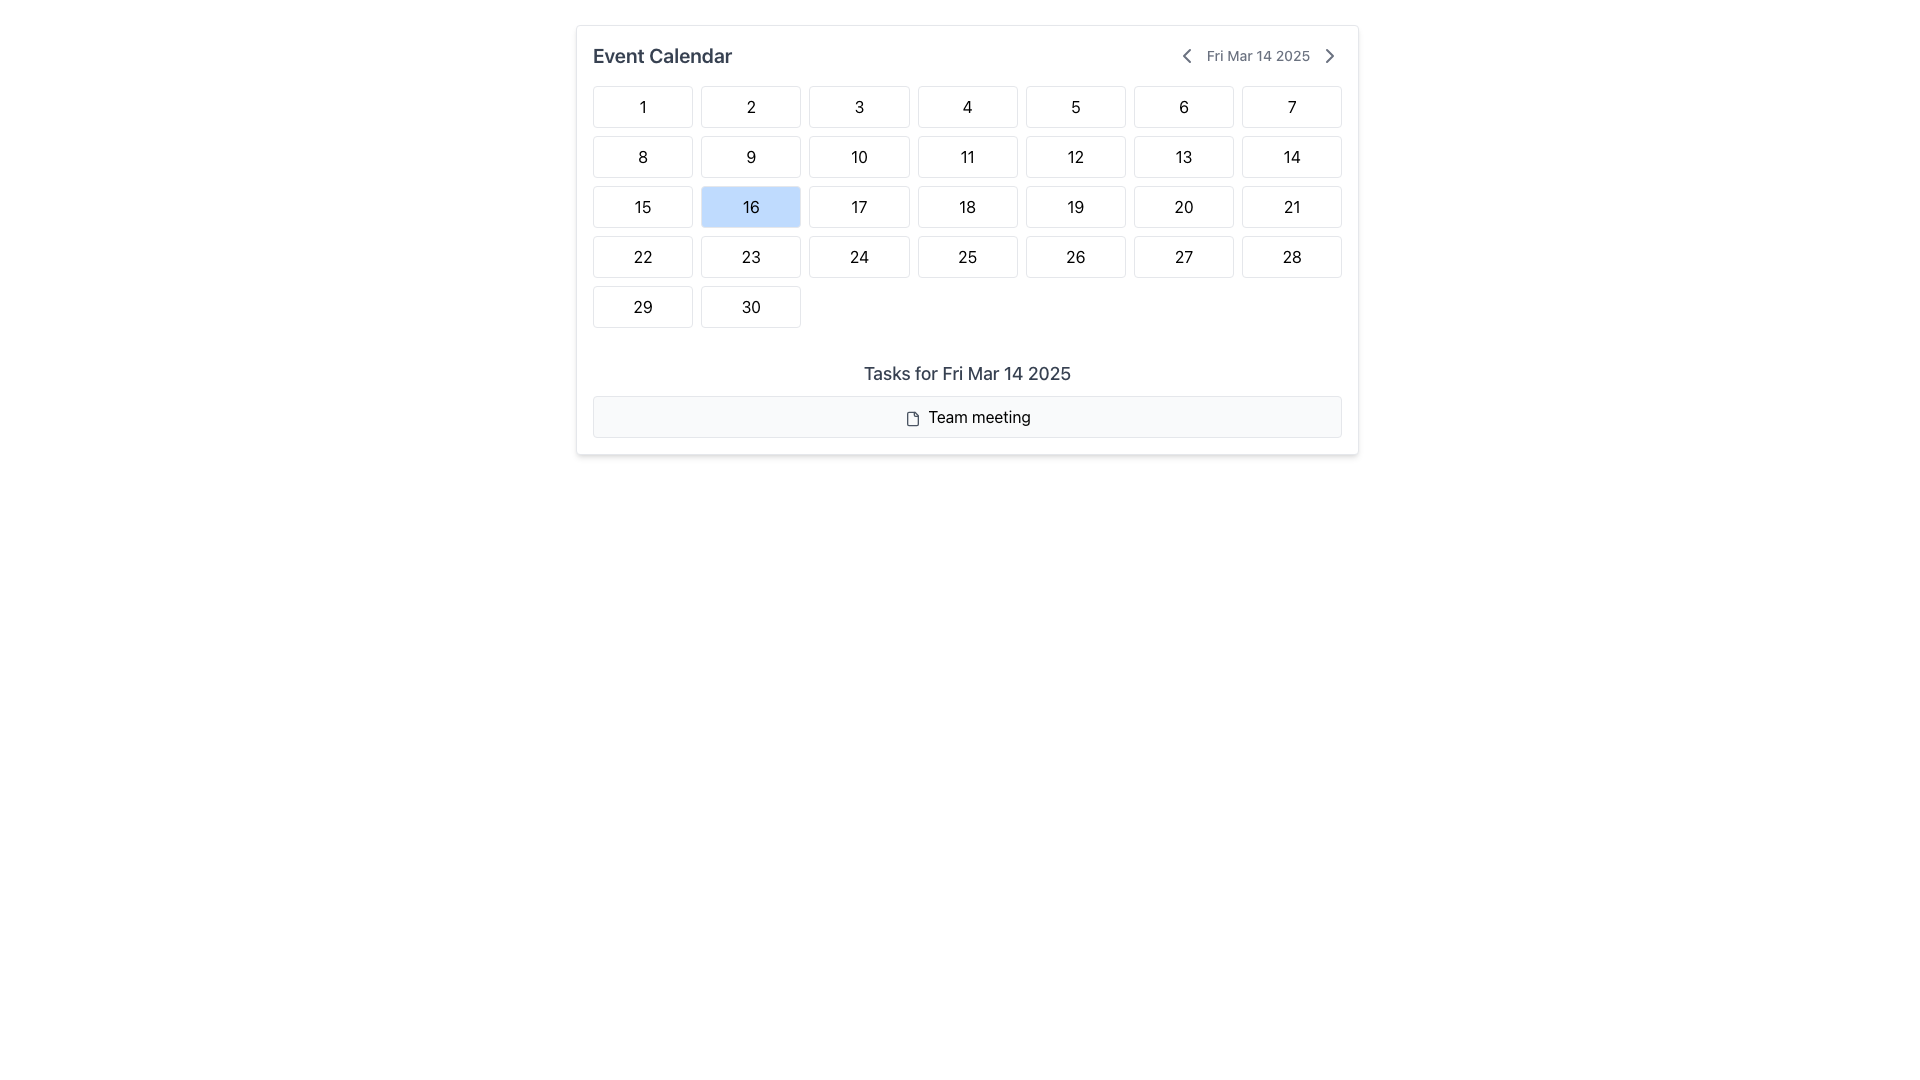 This screenshot has width=1920, height=1080. Describe the element at coordinates (643, 107) in the screenshot. I see `the button representing the first day of the month in the calendar interface` at that location.